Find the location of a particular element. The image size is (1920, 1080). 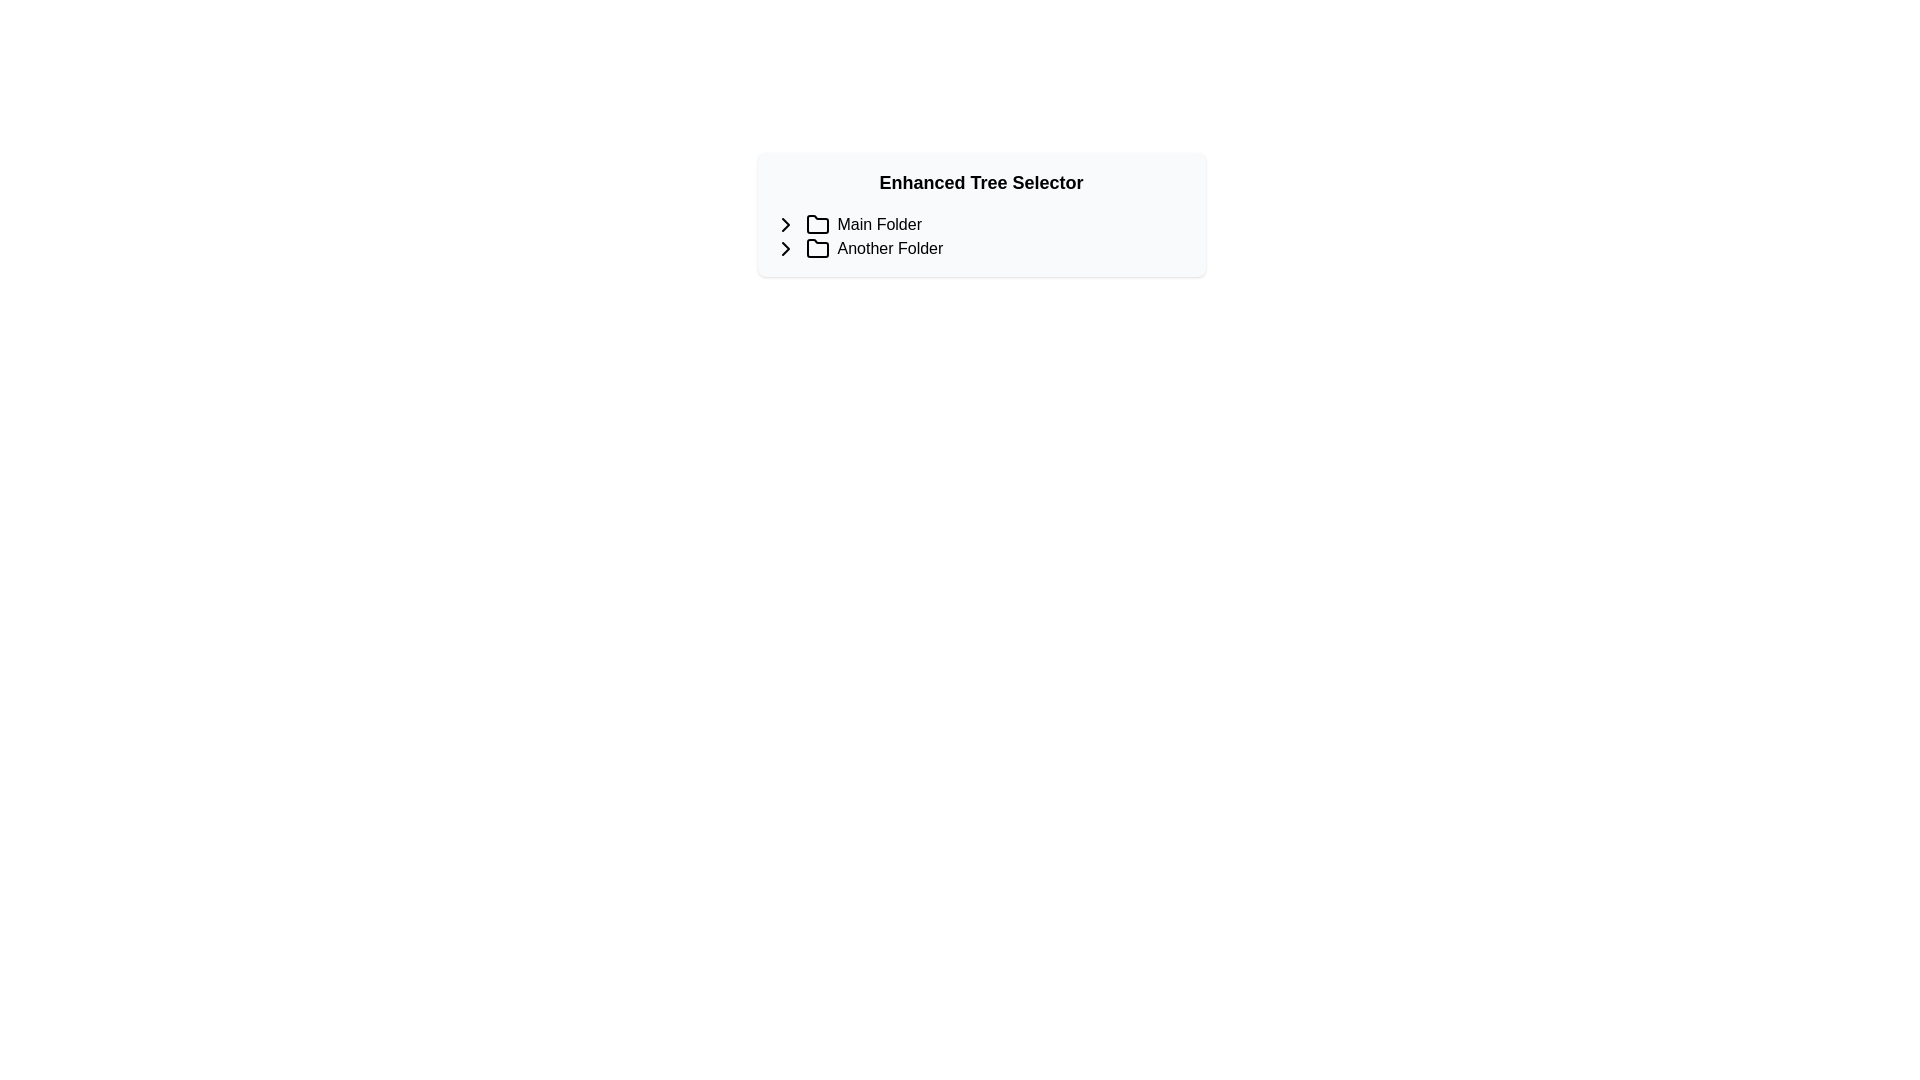

the 'Main Folder' list item is located at coordinates (981, 224).